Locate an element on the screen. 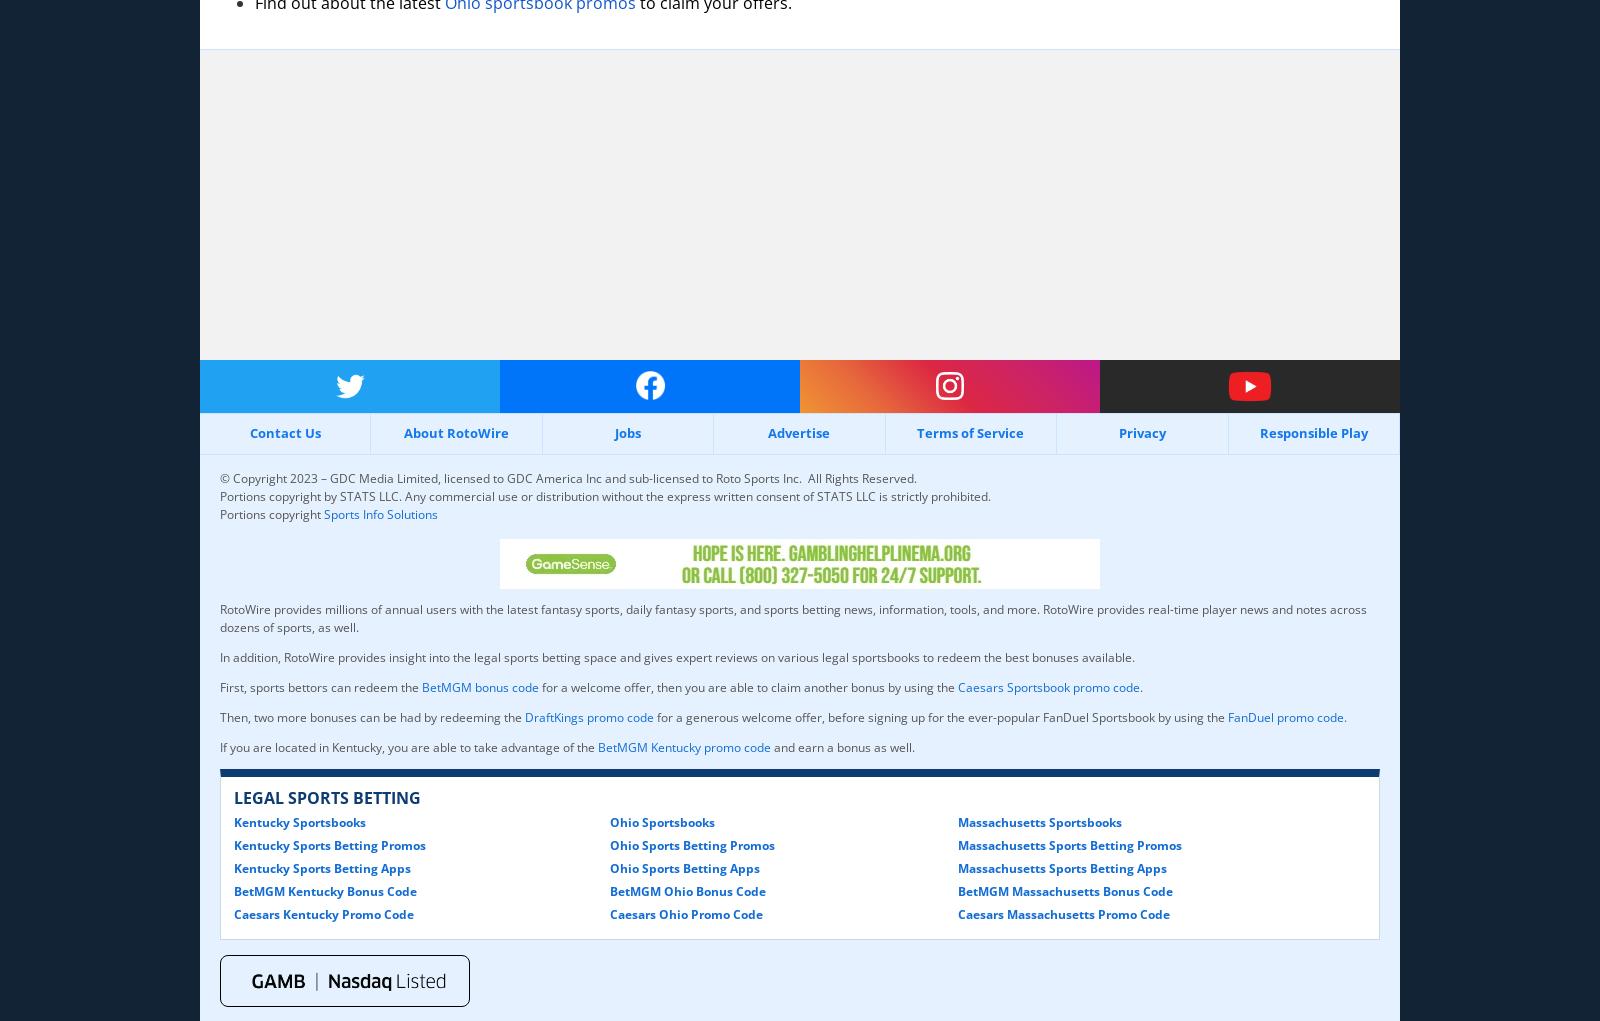 The image size is (1600, 1021). 'Caesars Massachusetts Promo Code' is located at coordinates (957, 913).